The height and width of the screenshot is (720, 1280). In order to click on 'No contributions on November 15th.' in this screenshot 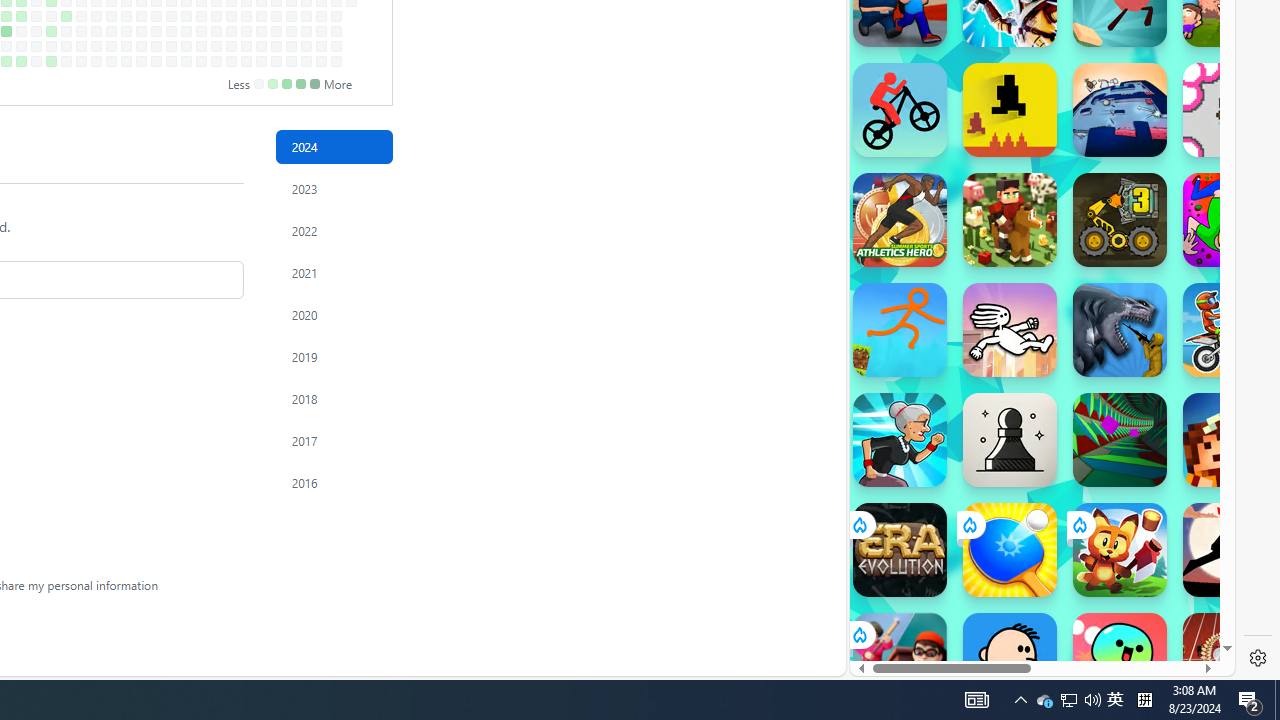, I will do `click(245, 45)`.